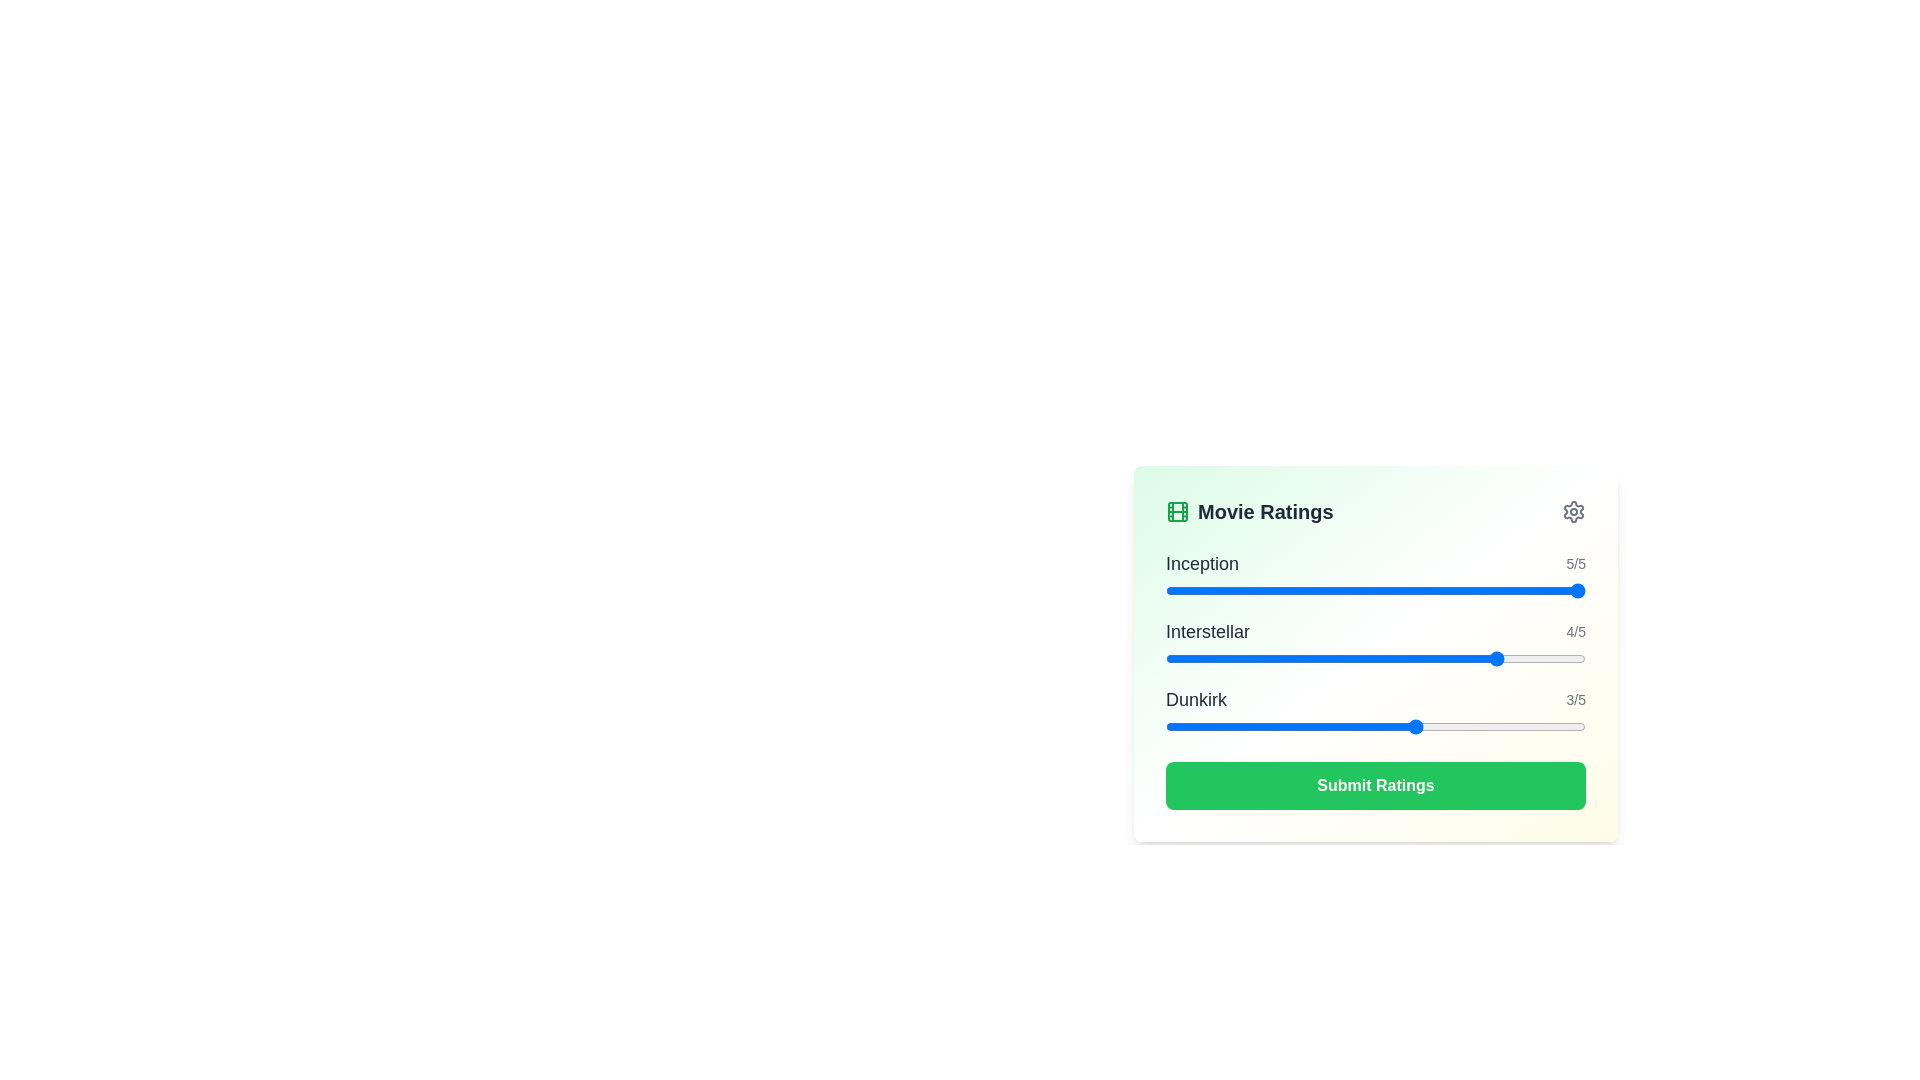  What do you see at coordinates (1375, 575) in the screenshot?
I see `the slider for the movie 'Inception' which displays the rating '5/5'` at bounding box center [1375, 575].